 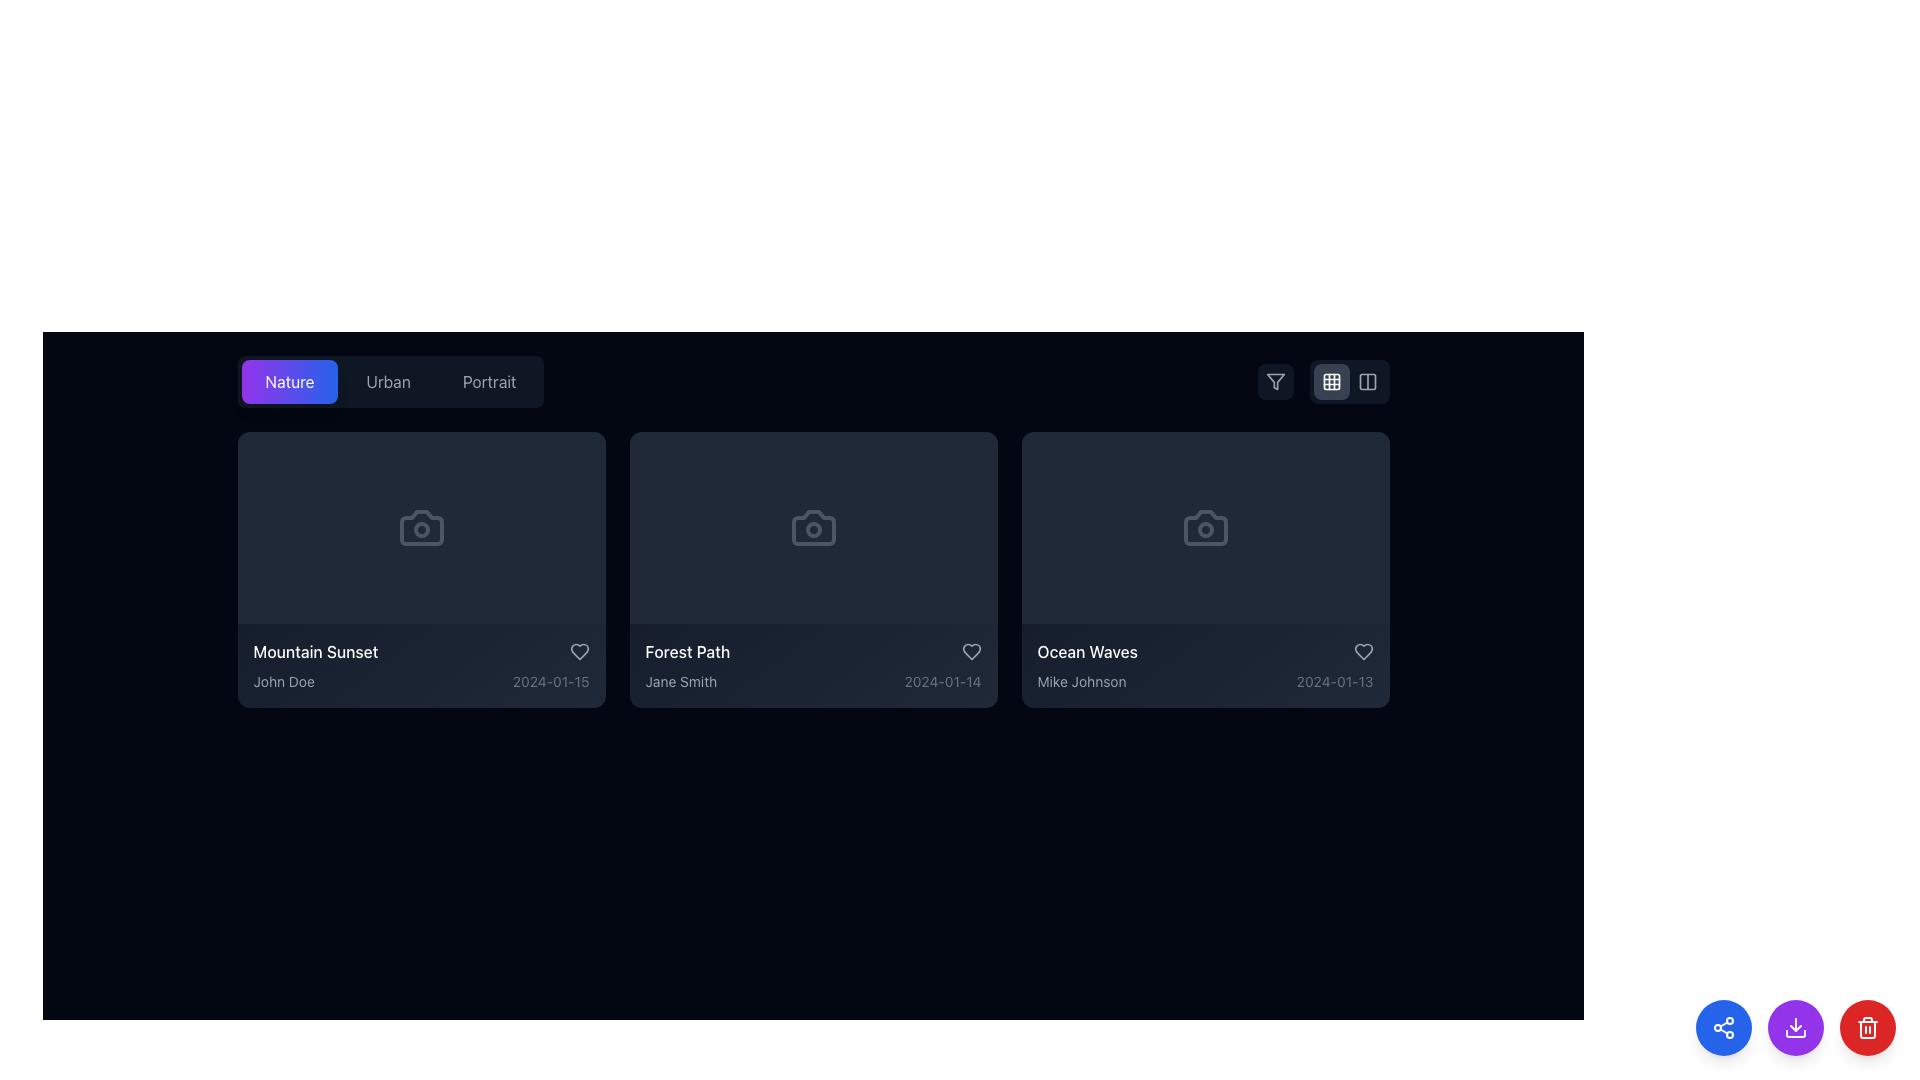 What do you see at coordinates (1335, 681) in the screenshot?
I see `the date text label ('2024-01-13') displayed in gray font located in the bottom right corner of the 'Ocean Waves' card, underneath 'Mike Johnson'` at bounding box center [1335, 681].